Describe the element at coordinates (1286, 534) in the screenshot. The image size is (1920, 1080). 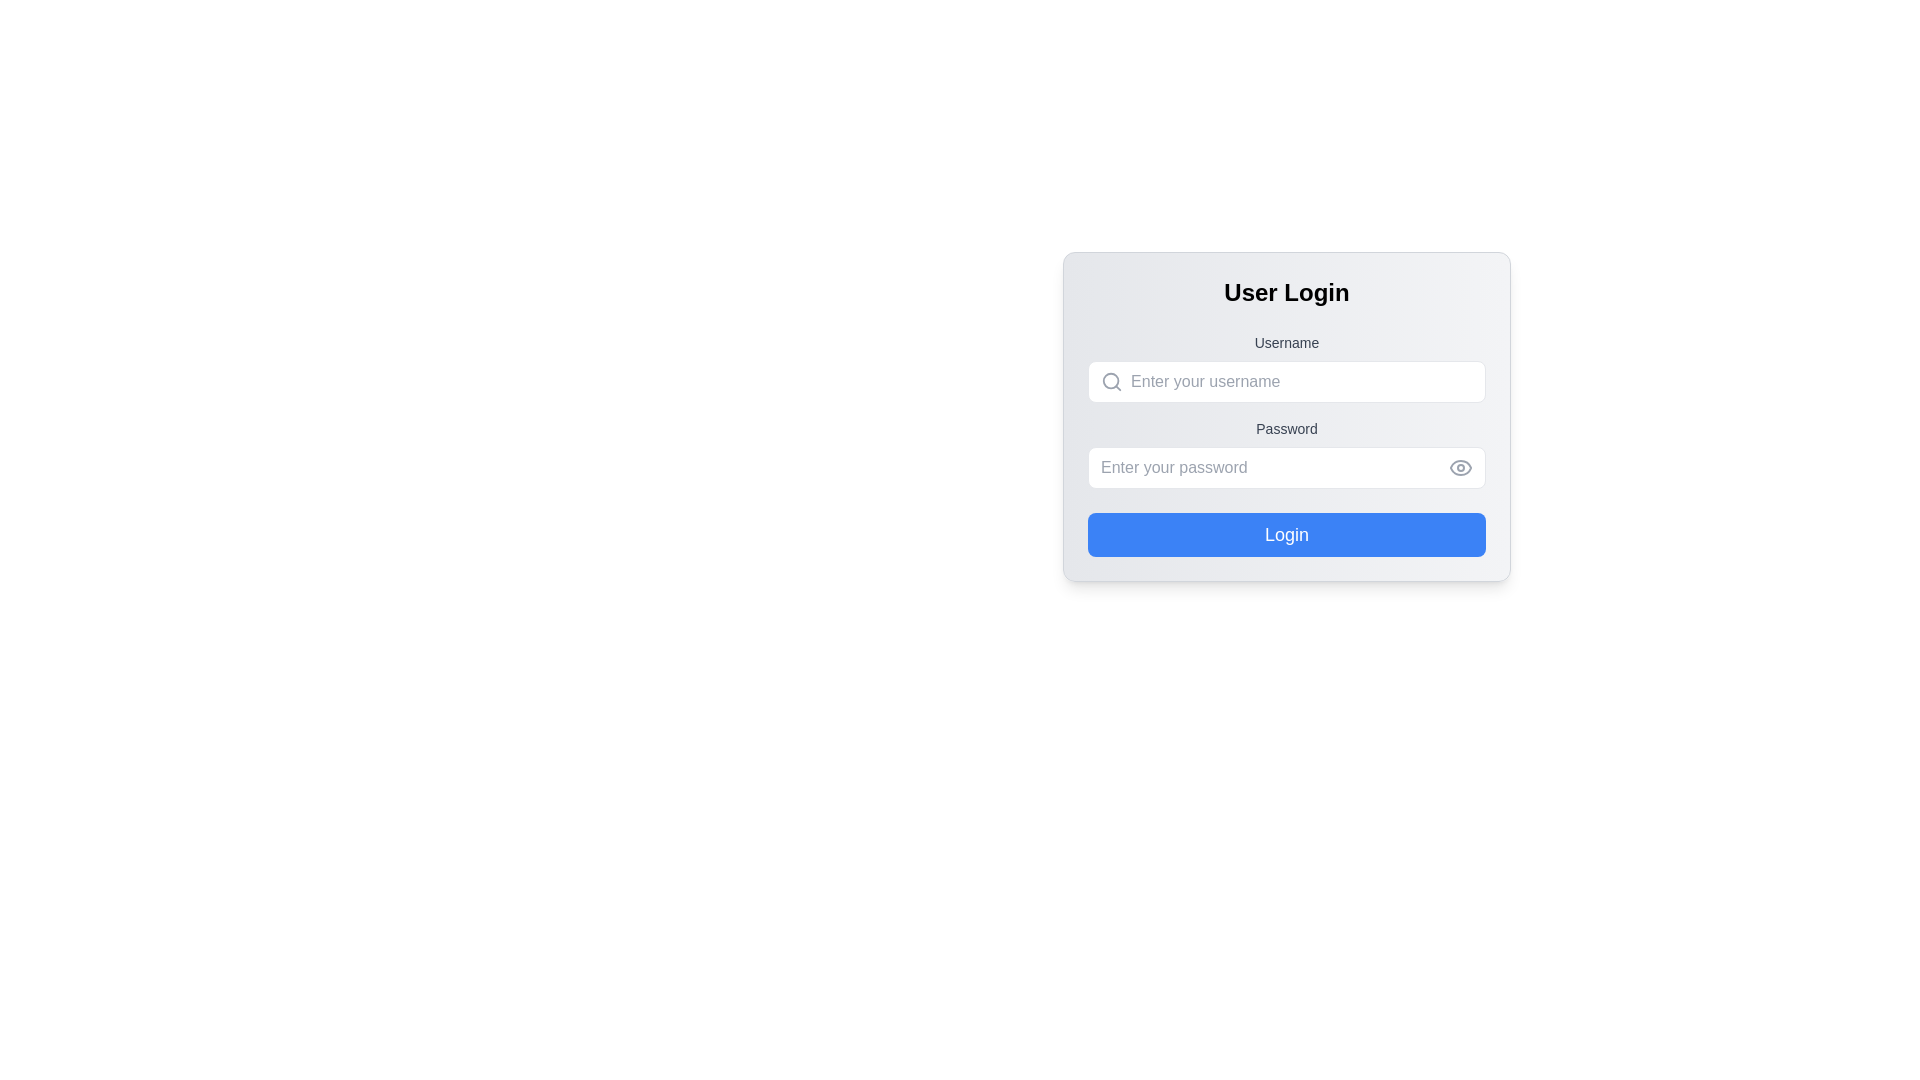
I see `the blue 'Login' button located at the bottom of the 'User Login' card layout to initiate the login process` at that location.